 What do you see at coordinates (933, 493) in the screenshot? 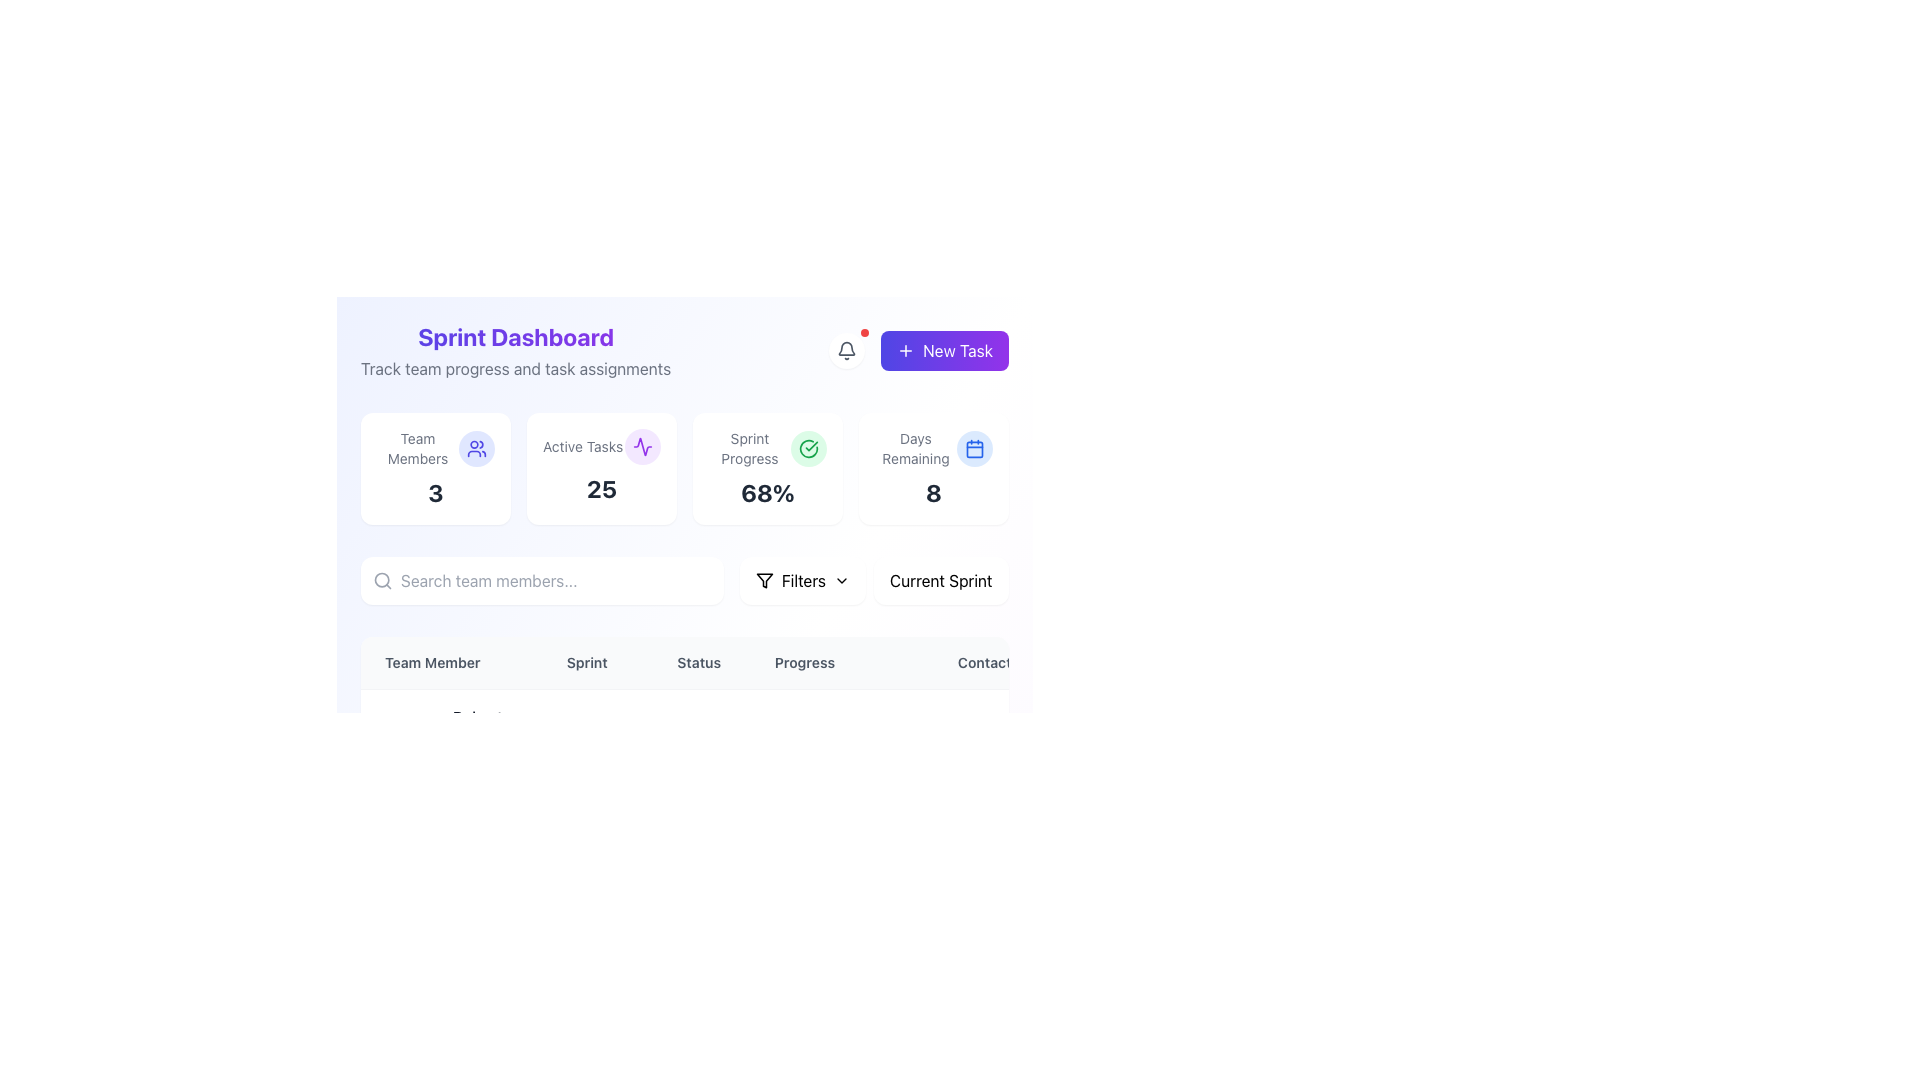
I see `the bold numeral '8' displayed in a large font size and dark gray color, which is positioned at the bottom of the card component indicating 'Days Remaining'` at bounding box center [933, 493].